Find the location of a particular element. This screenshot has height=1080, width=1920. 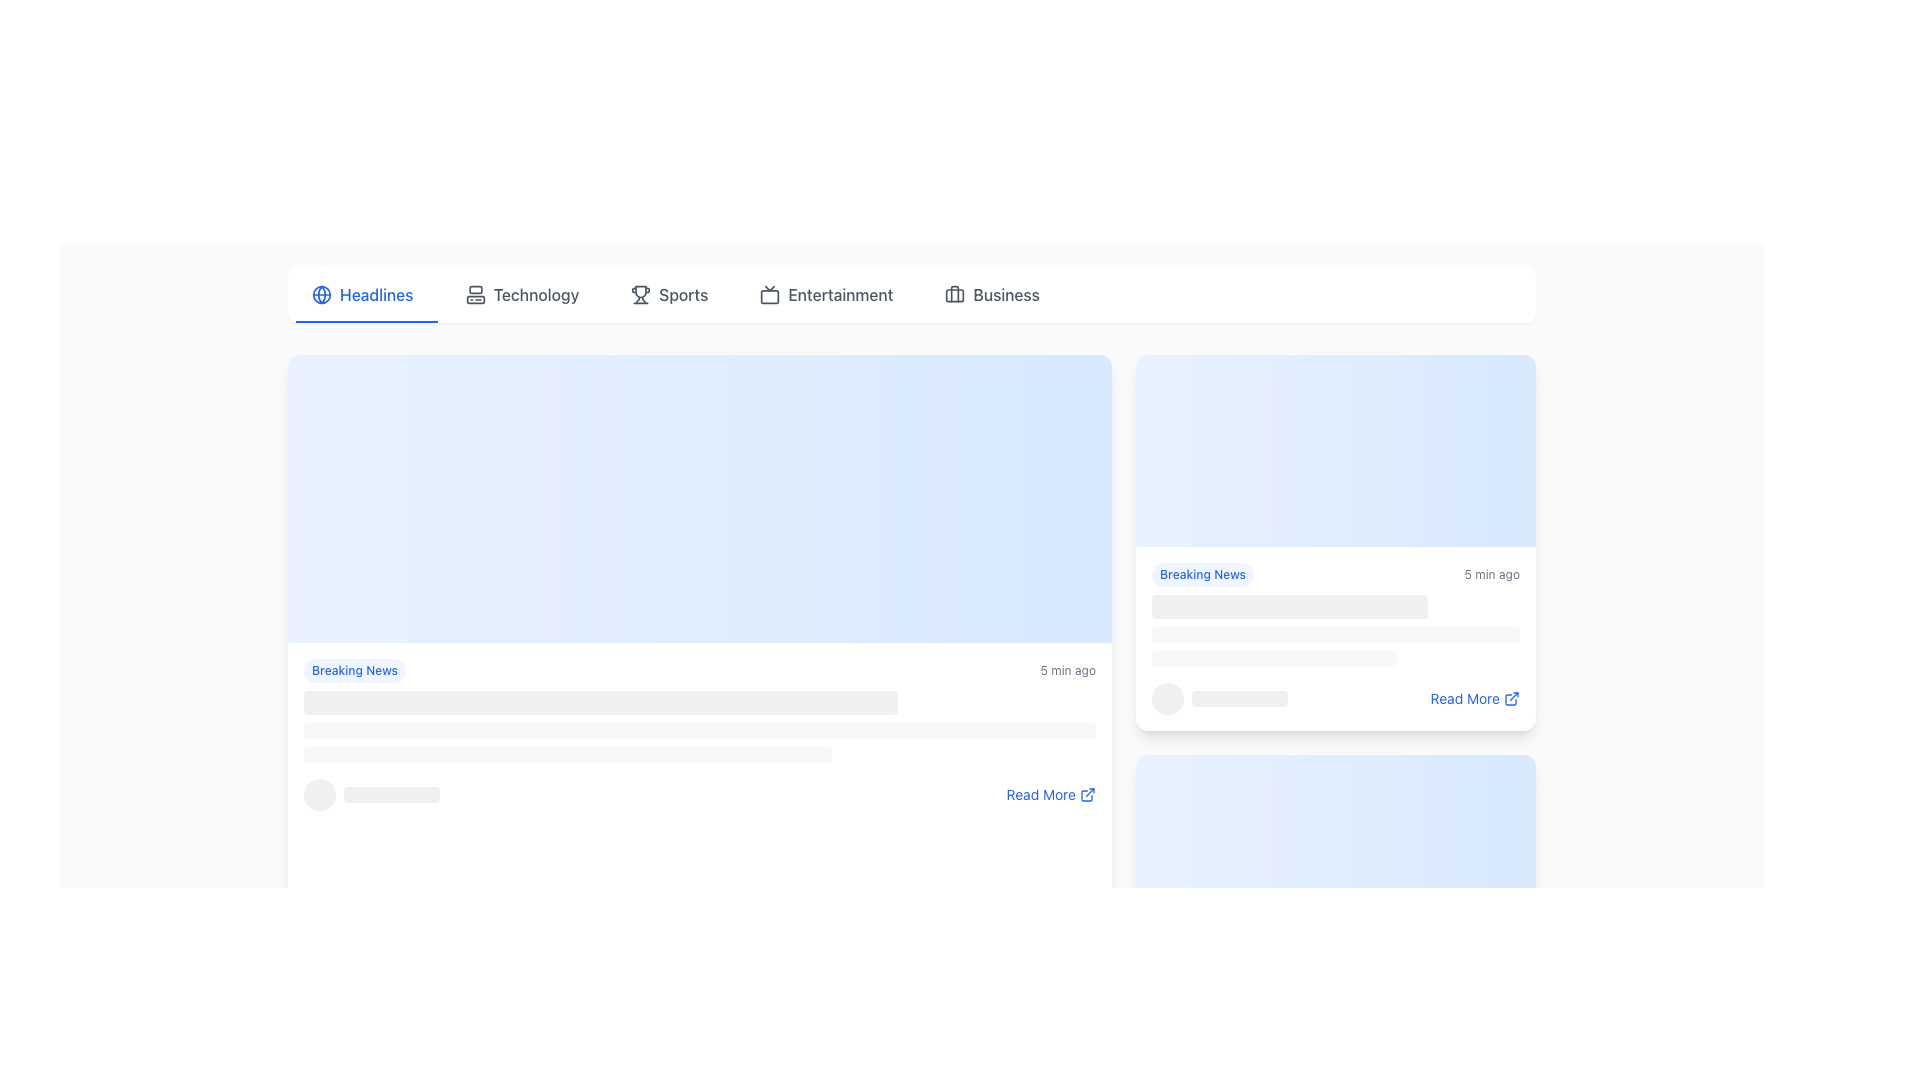

the 'Business' Navigation tab, which features a briefcase icon and gray text that turns blue on hover is located at coordinates (992, 294).